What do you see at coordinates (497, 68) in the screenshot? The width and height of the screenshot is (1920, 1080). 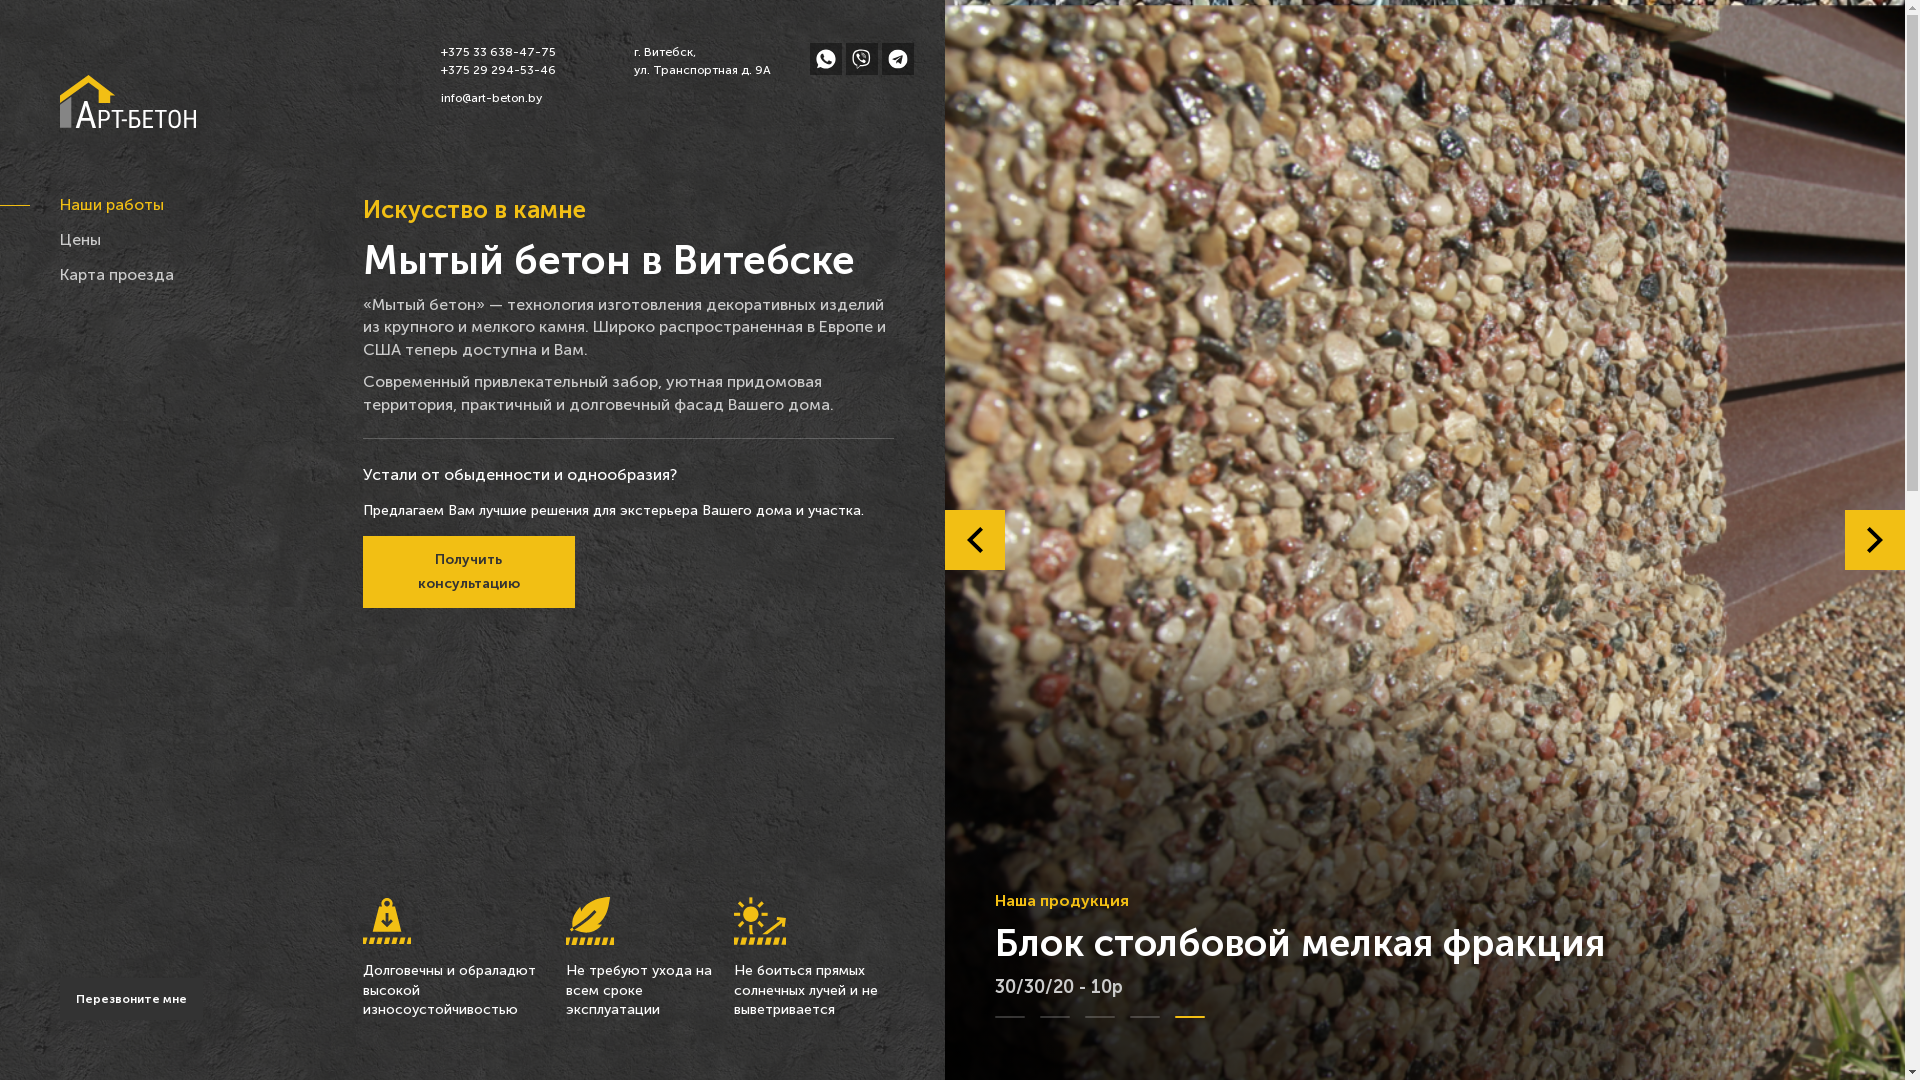 I see `'+375 29 294-53-46'` at bounding box center [497, 68].